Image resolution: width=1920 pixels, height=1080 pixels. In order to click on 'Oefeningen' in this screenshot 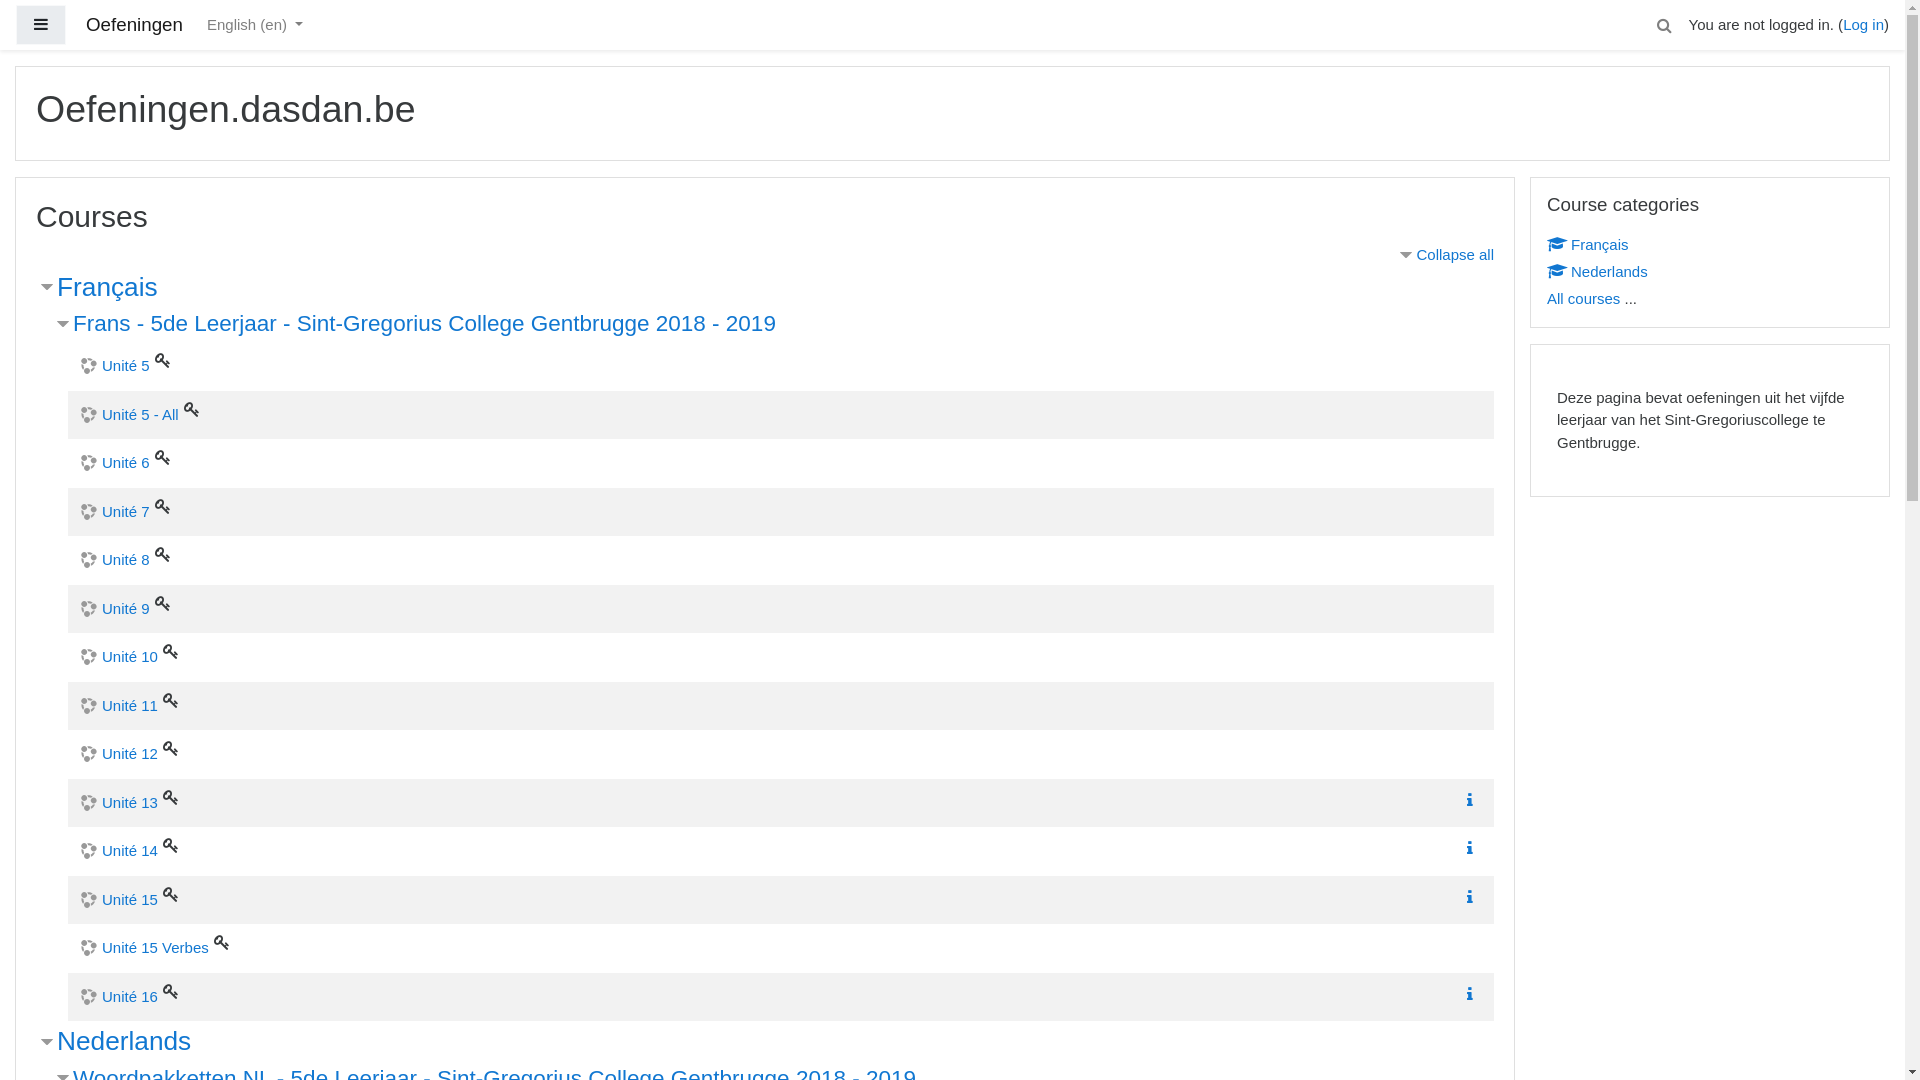, I will do `click(133, 25)`.